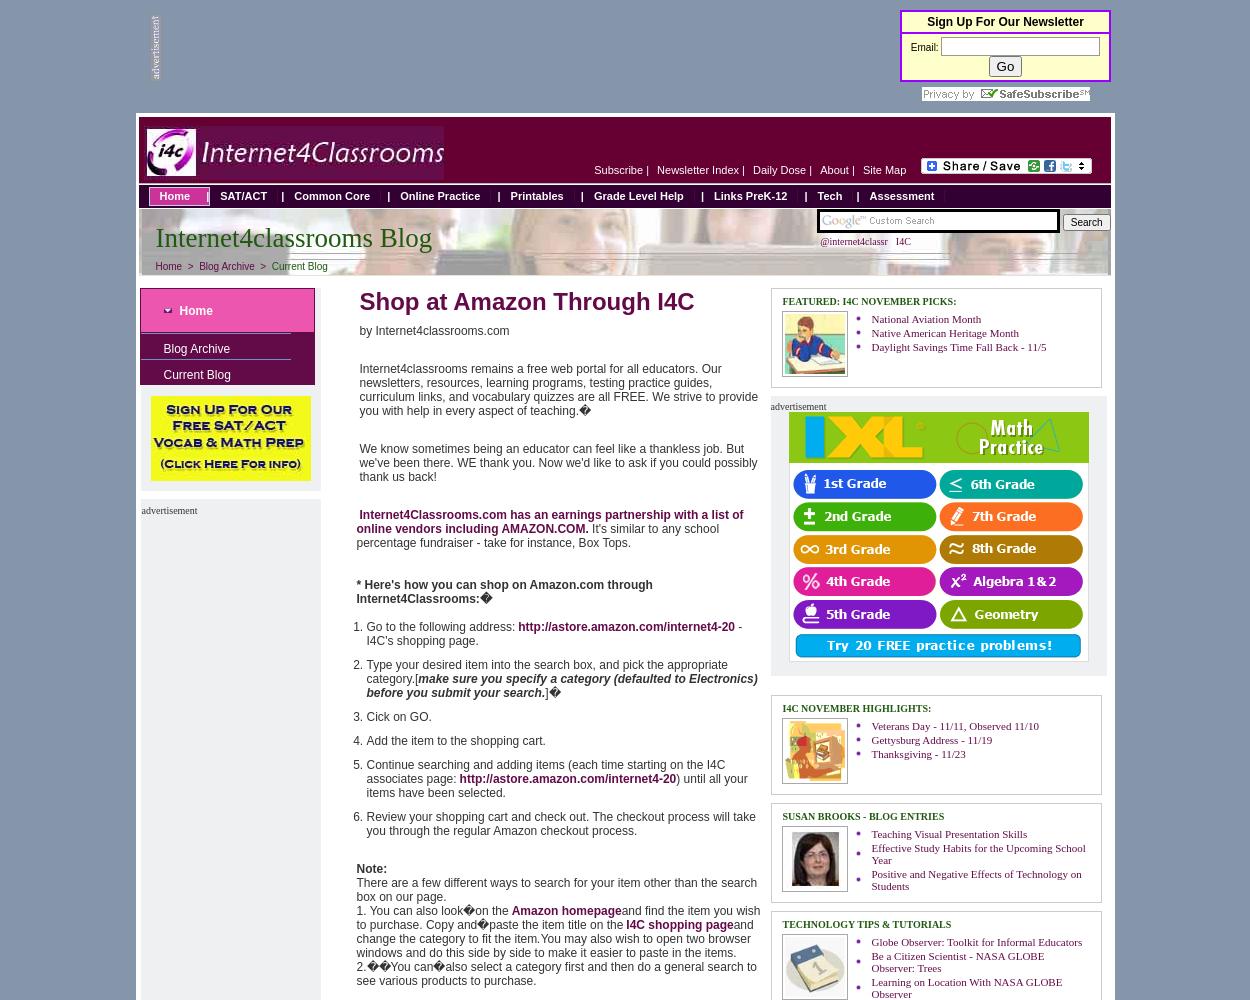  Describe the element at coordinates (547, 672) in the screenshot. I see `'Type your desired item into the search box, and pick the appropriate category.['` at that location.